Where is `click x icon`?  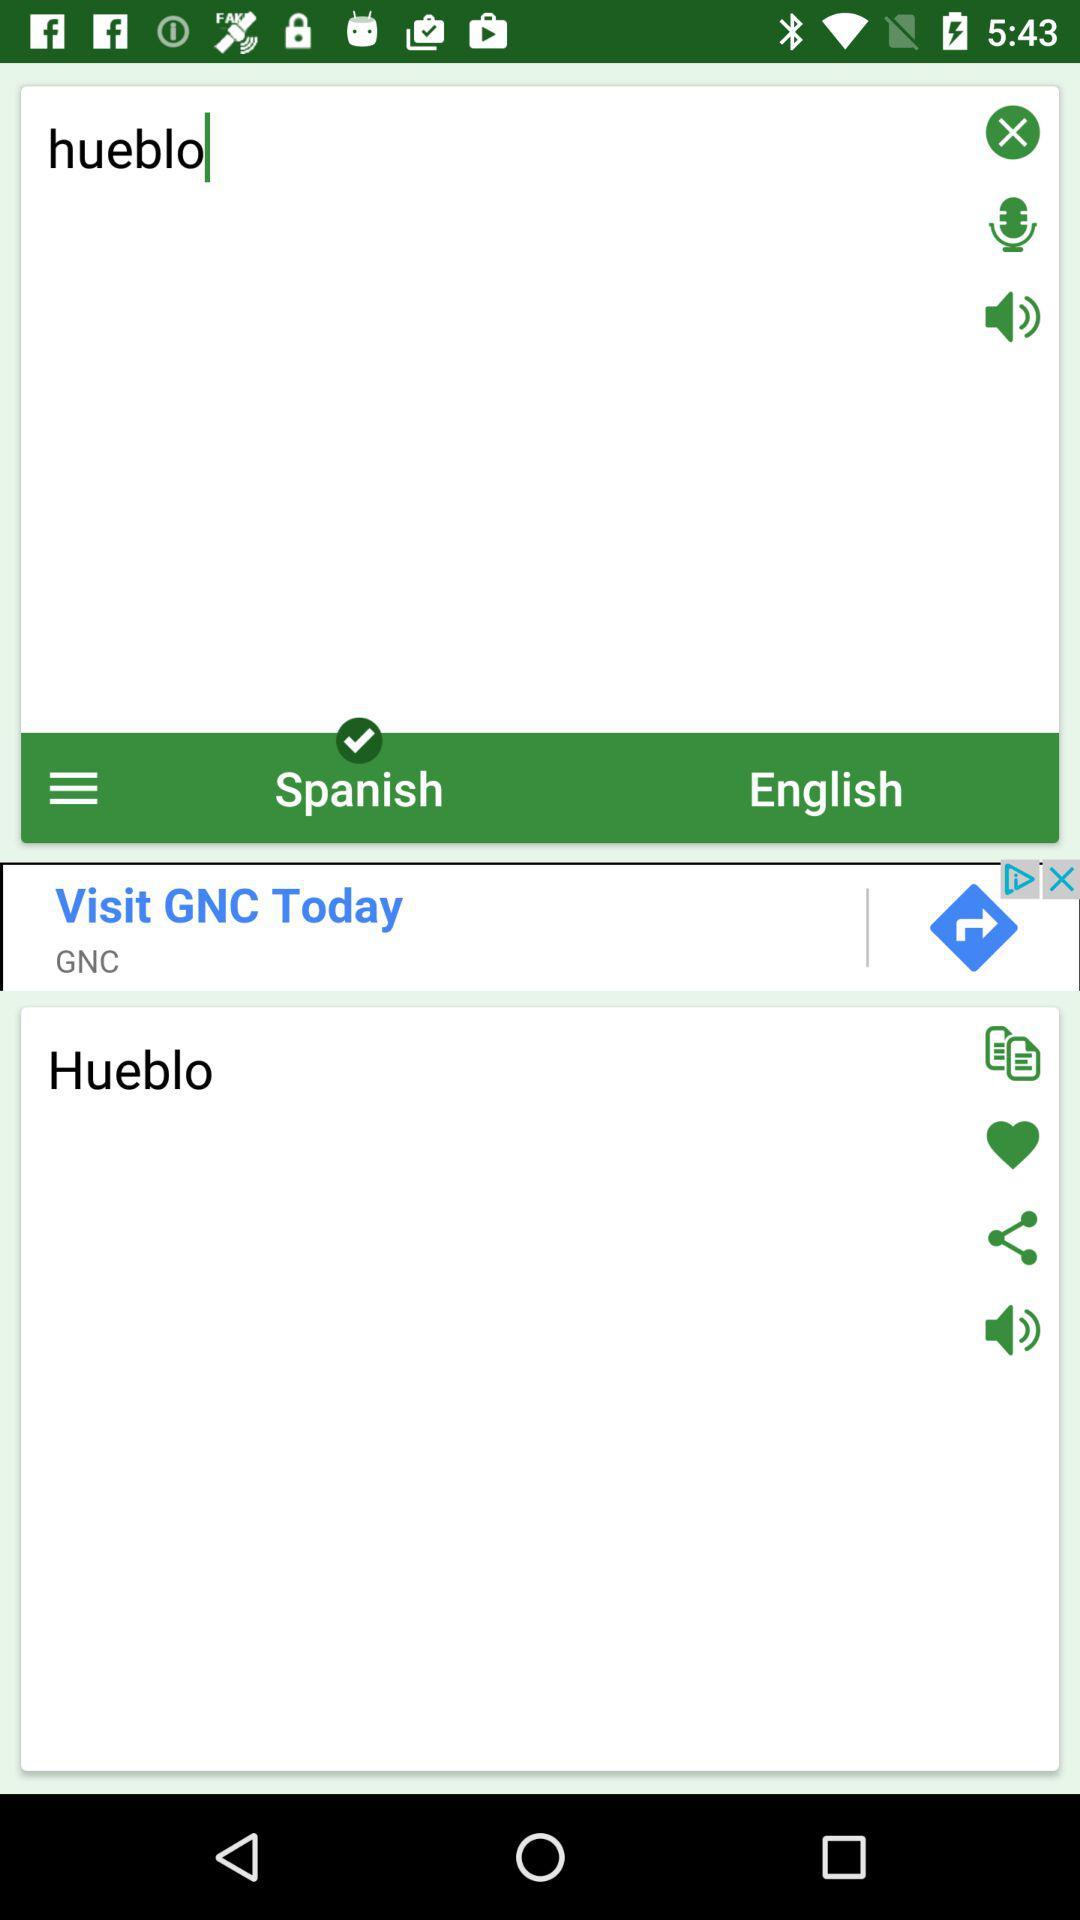
click x icon is located at coordinates (1012, 131).